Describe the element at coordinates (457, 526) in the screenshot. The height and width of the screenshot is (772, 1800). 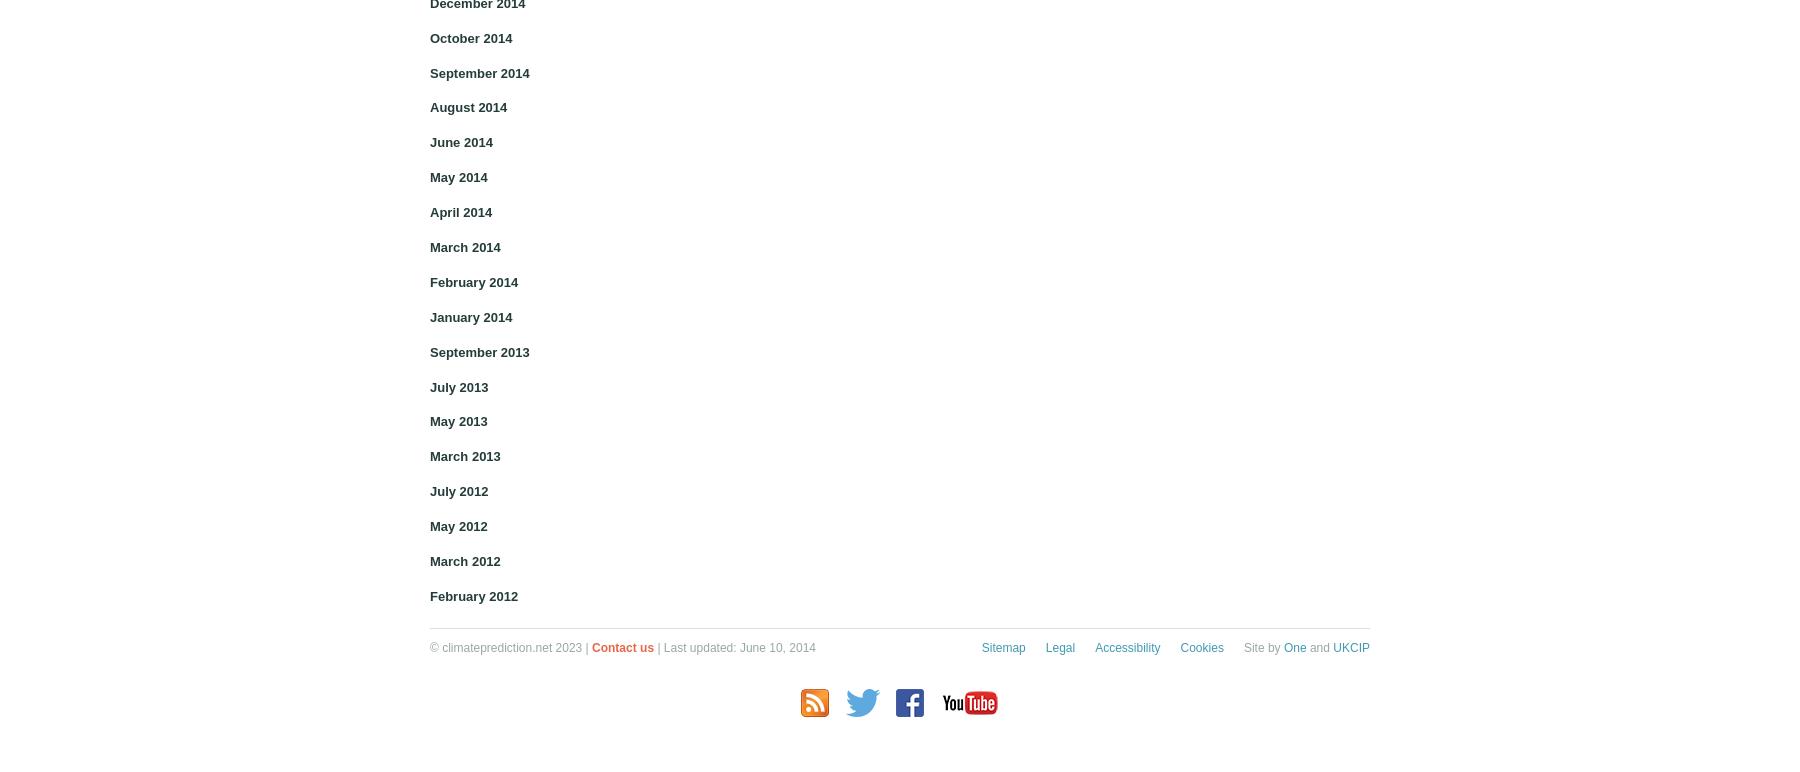
I see `'May 2012'` at that location.